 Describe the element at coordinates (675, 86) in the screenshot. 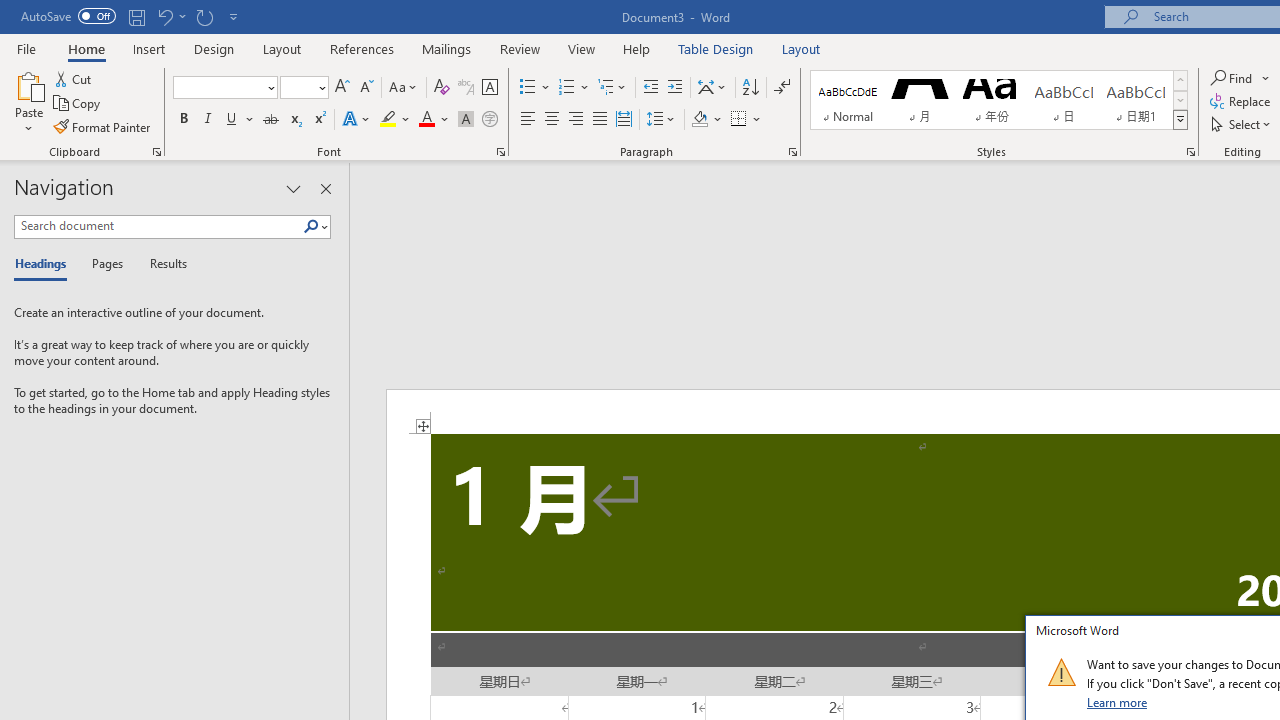

I see `'Increase Indent'` at that location.